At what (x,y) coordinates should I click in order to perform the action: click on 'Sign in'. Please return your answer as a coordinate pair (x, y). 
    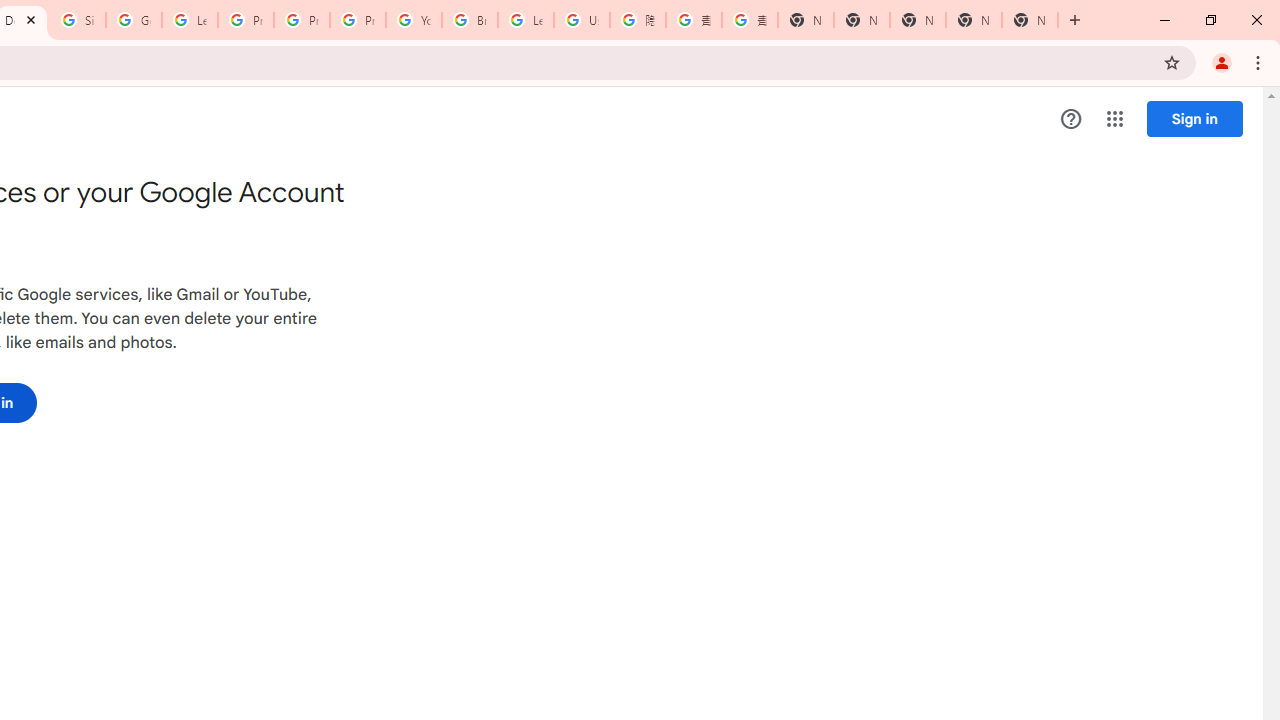
    Looking at the image, I should click on (1194, 118).